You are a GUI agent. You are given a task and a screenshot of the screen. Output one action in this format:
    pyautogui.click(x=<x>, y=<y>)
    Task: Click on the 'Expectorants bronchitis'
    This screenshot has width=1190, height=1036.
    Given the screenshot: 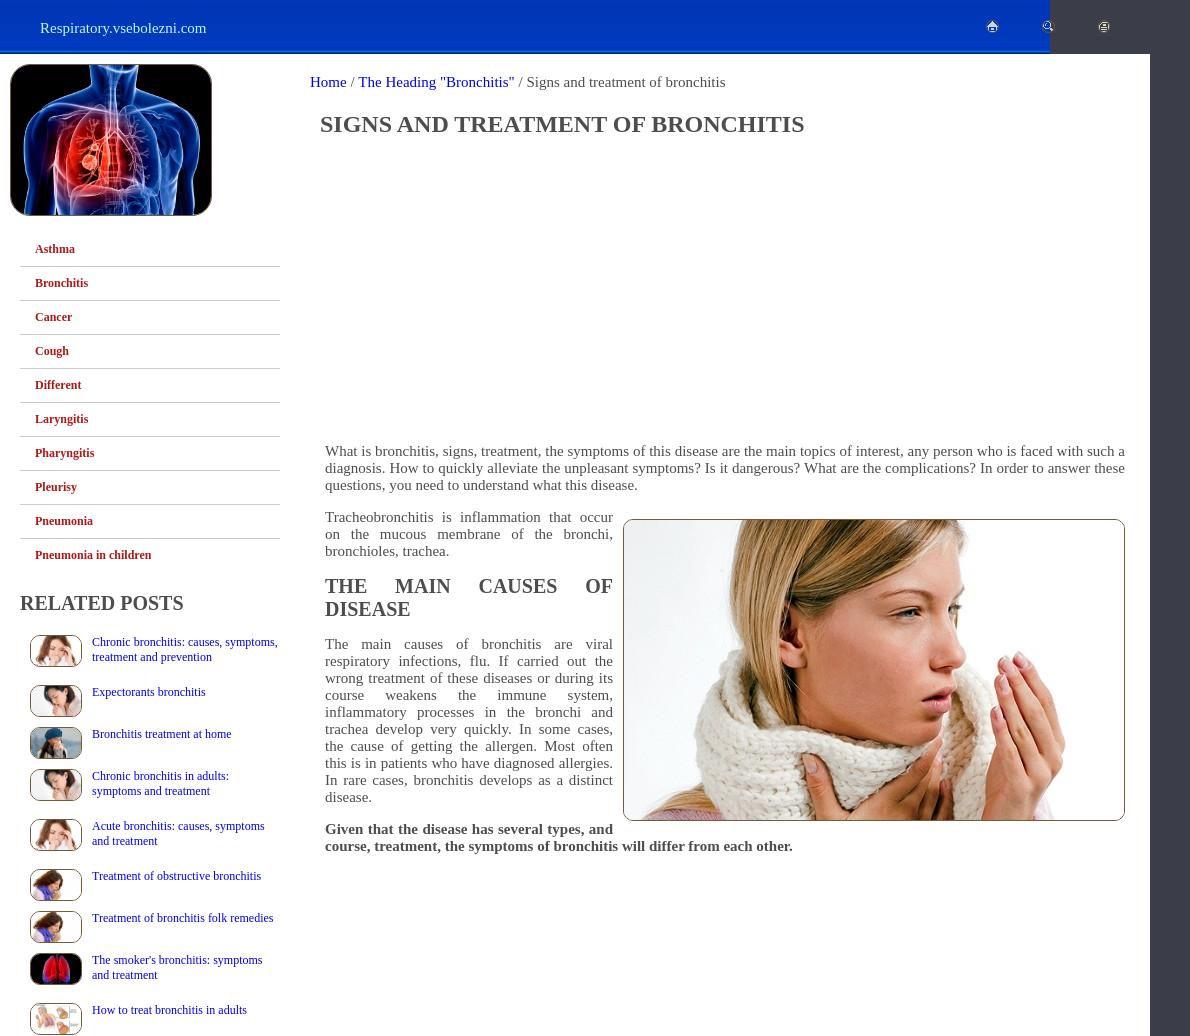 What is the action you would take?
    pyautogui.click(x=90, y=692)
    